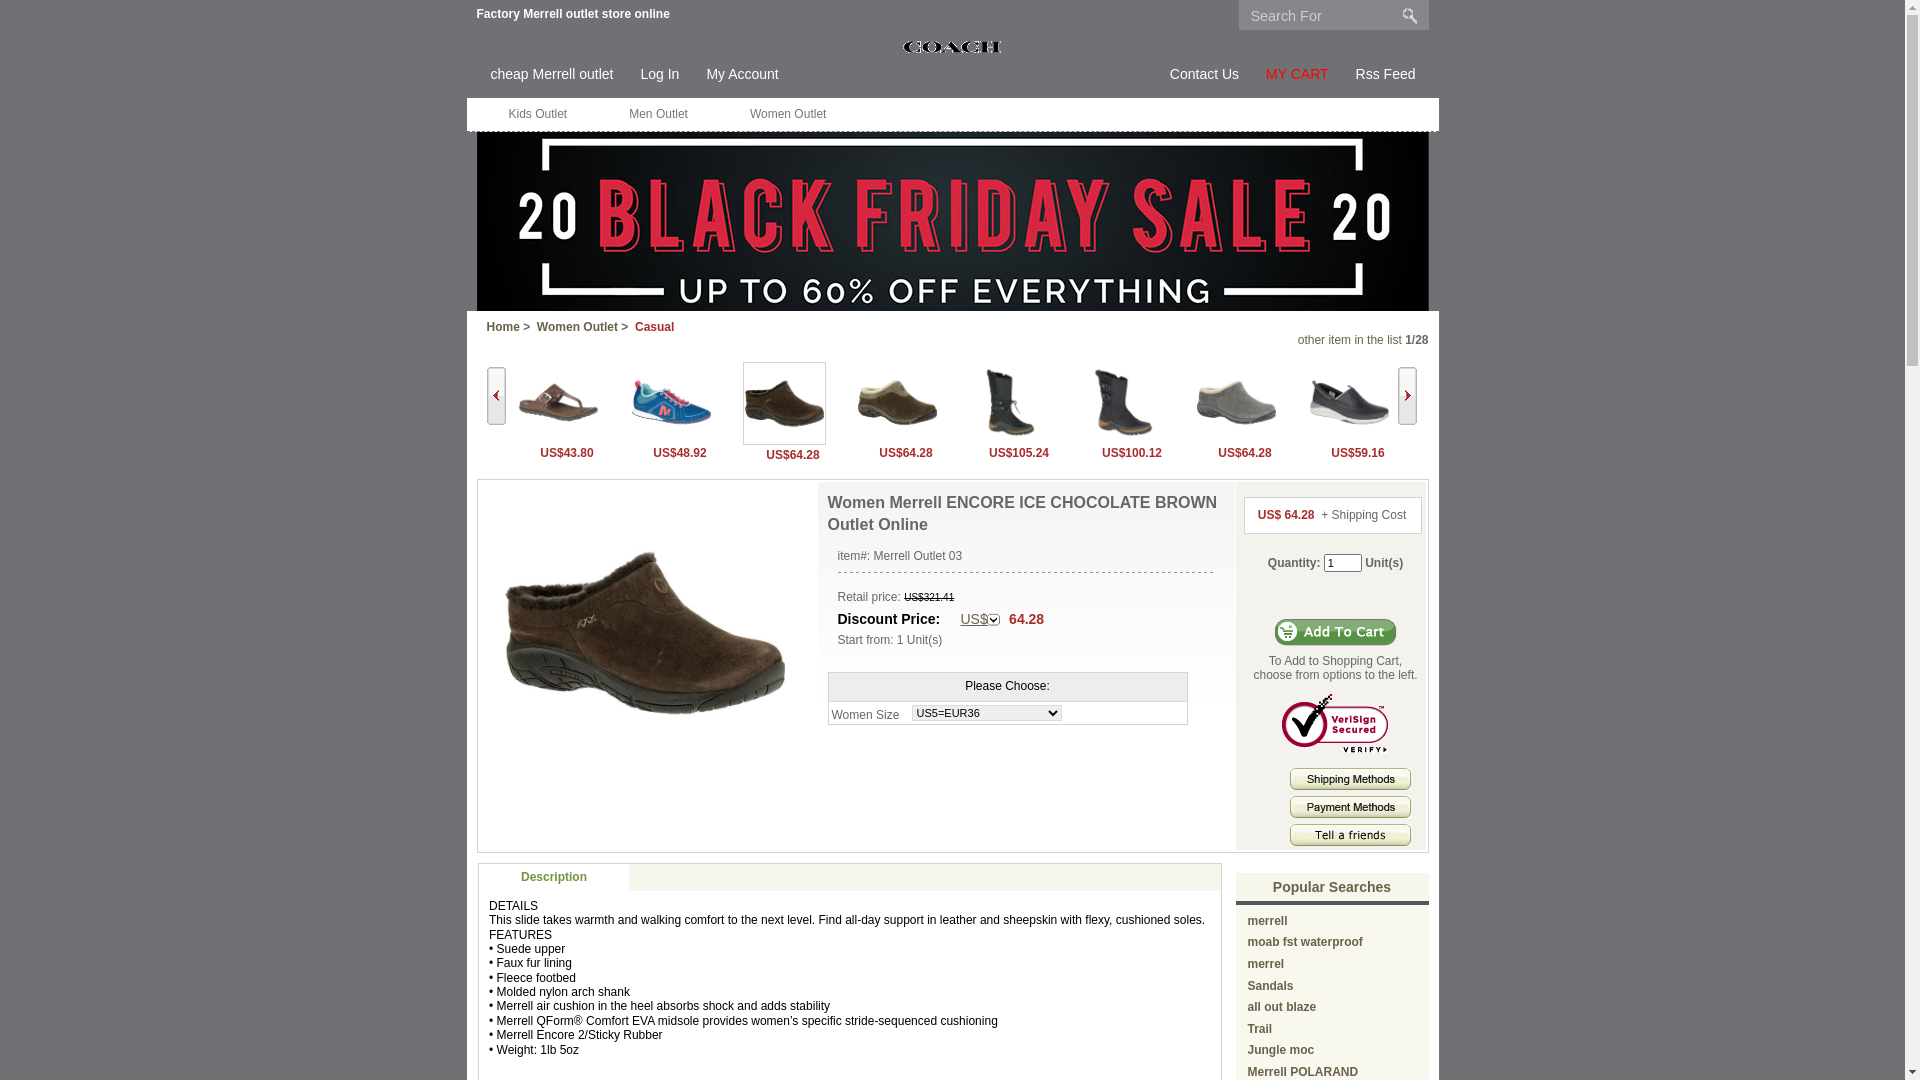 The width and height of the screenshot is (1920, 1080). Describe the element at coordinates (1290, 813) in the screenshot. I see `'Payment methods'` at that location.